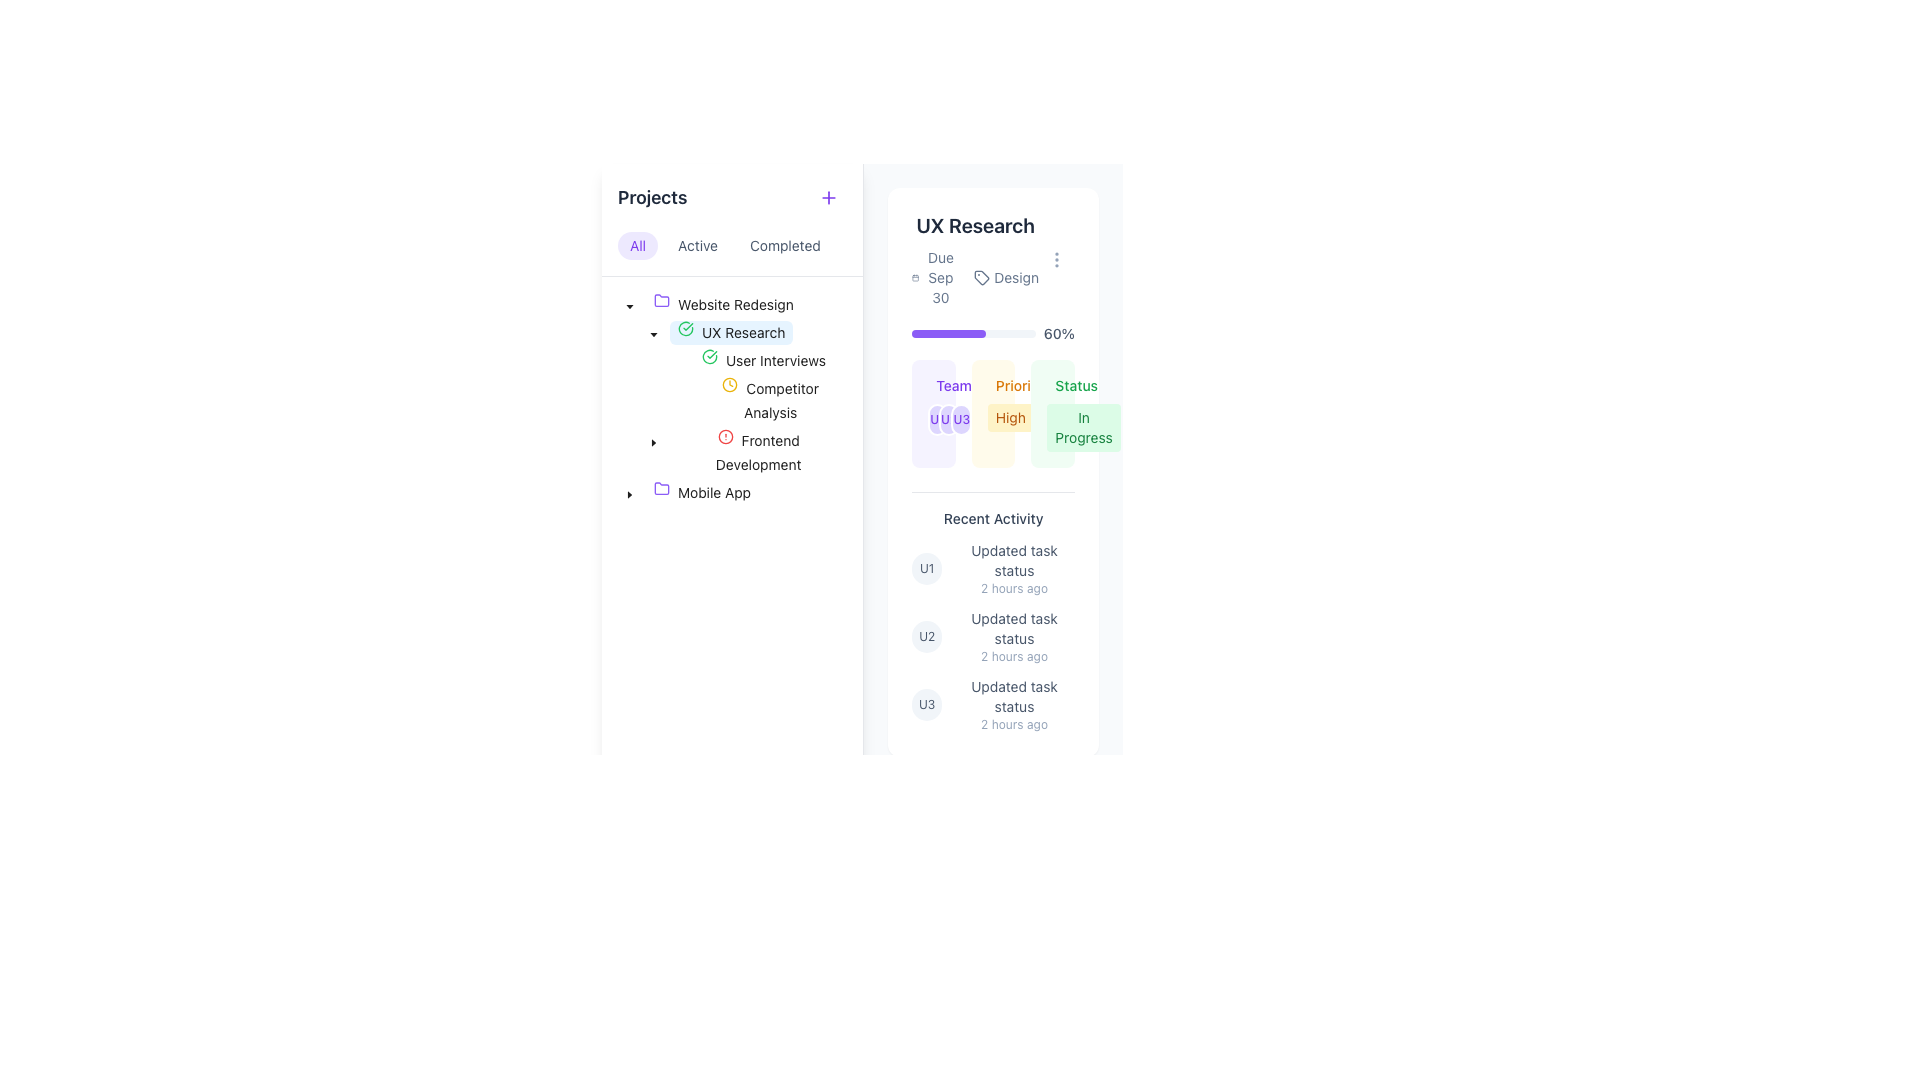  I want to click on the text label within the Recent Activity section, which is part of a circular badge representing a user or entity involved in the activity, so click(936, 419).